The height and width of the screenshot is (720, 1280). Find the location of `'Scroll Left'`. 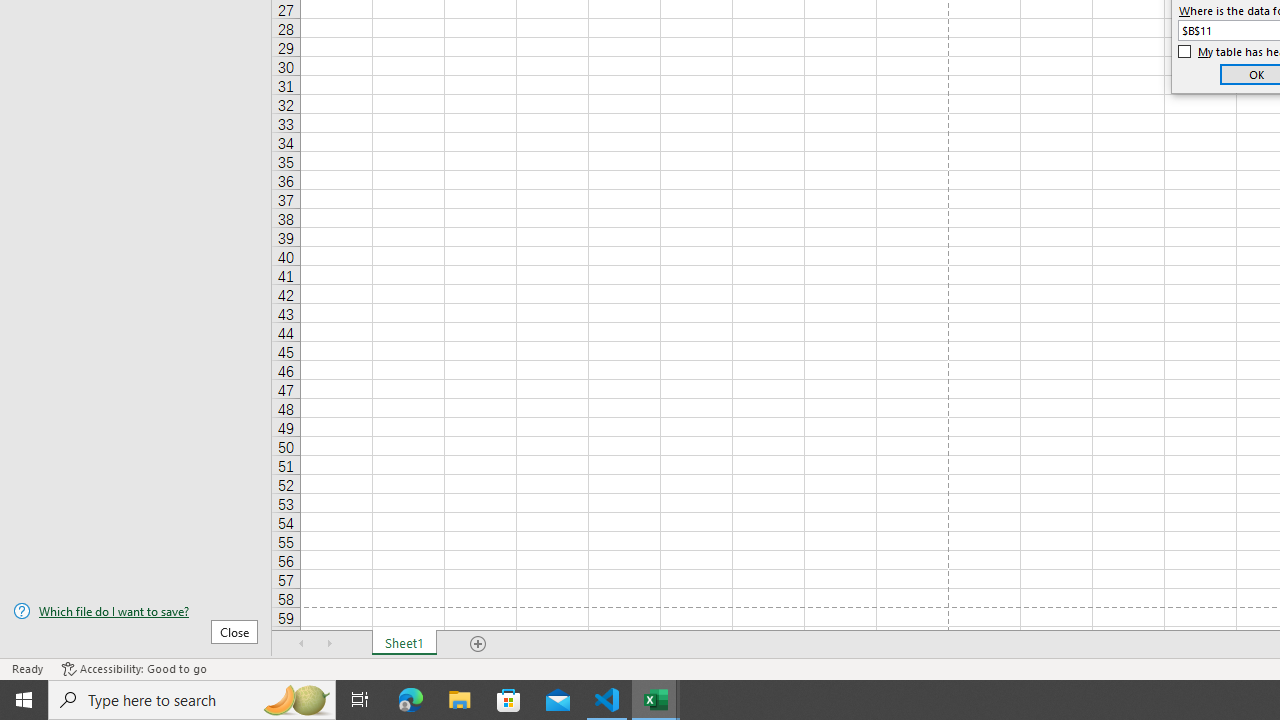

'Scroll Left' is located at coordinates (301, 644).